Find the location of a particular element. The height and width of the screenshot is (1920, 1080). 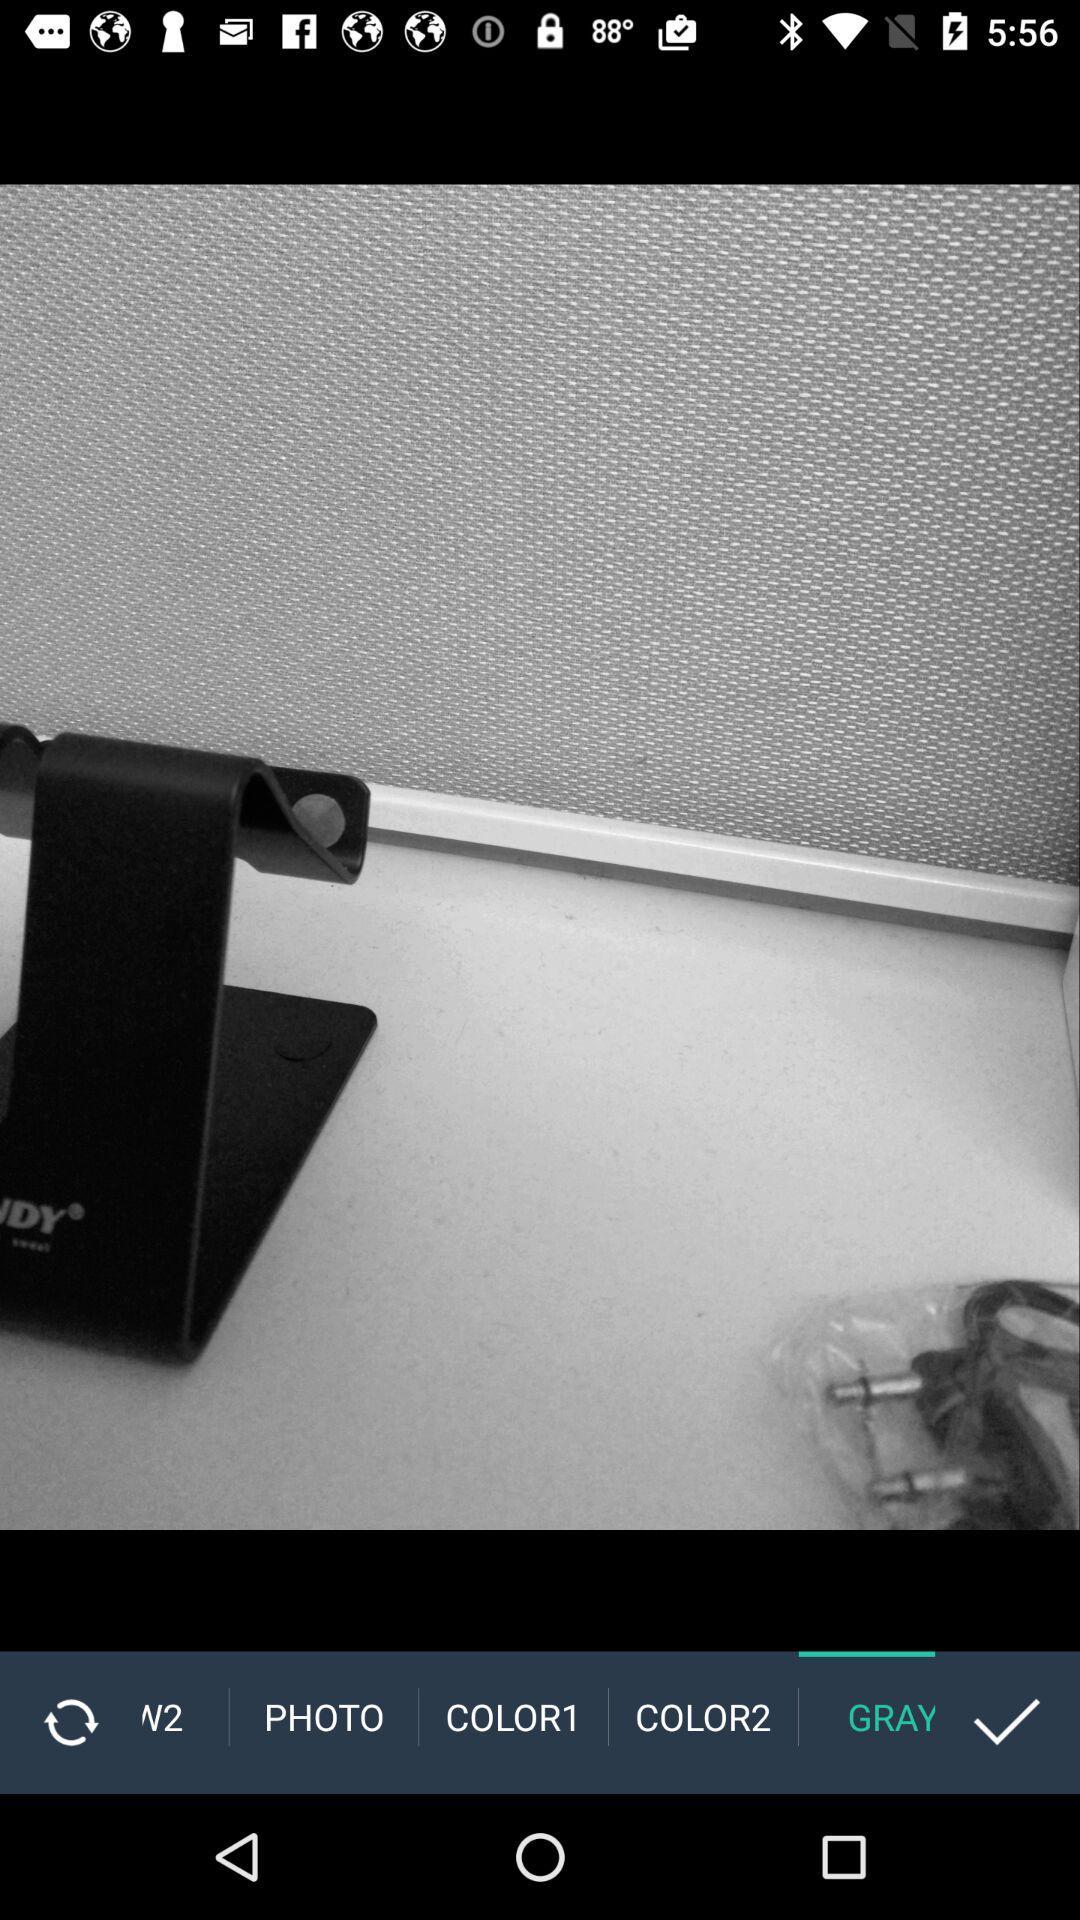

photo item is located at coordinates (323, 1716).